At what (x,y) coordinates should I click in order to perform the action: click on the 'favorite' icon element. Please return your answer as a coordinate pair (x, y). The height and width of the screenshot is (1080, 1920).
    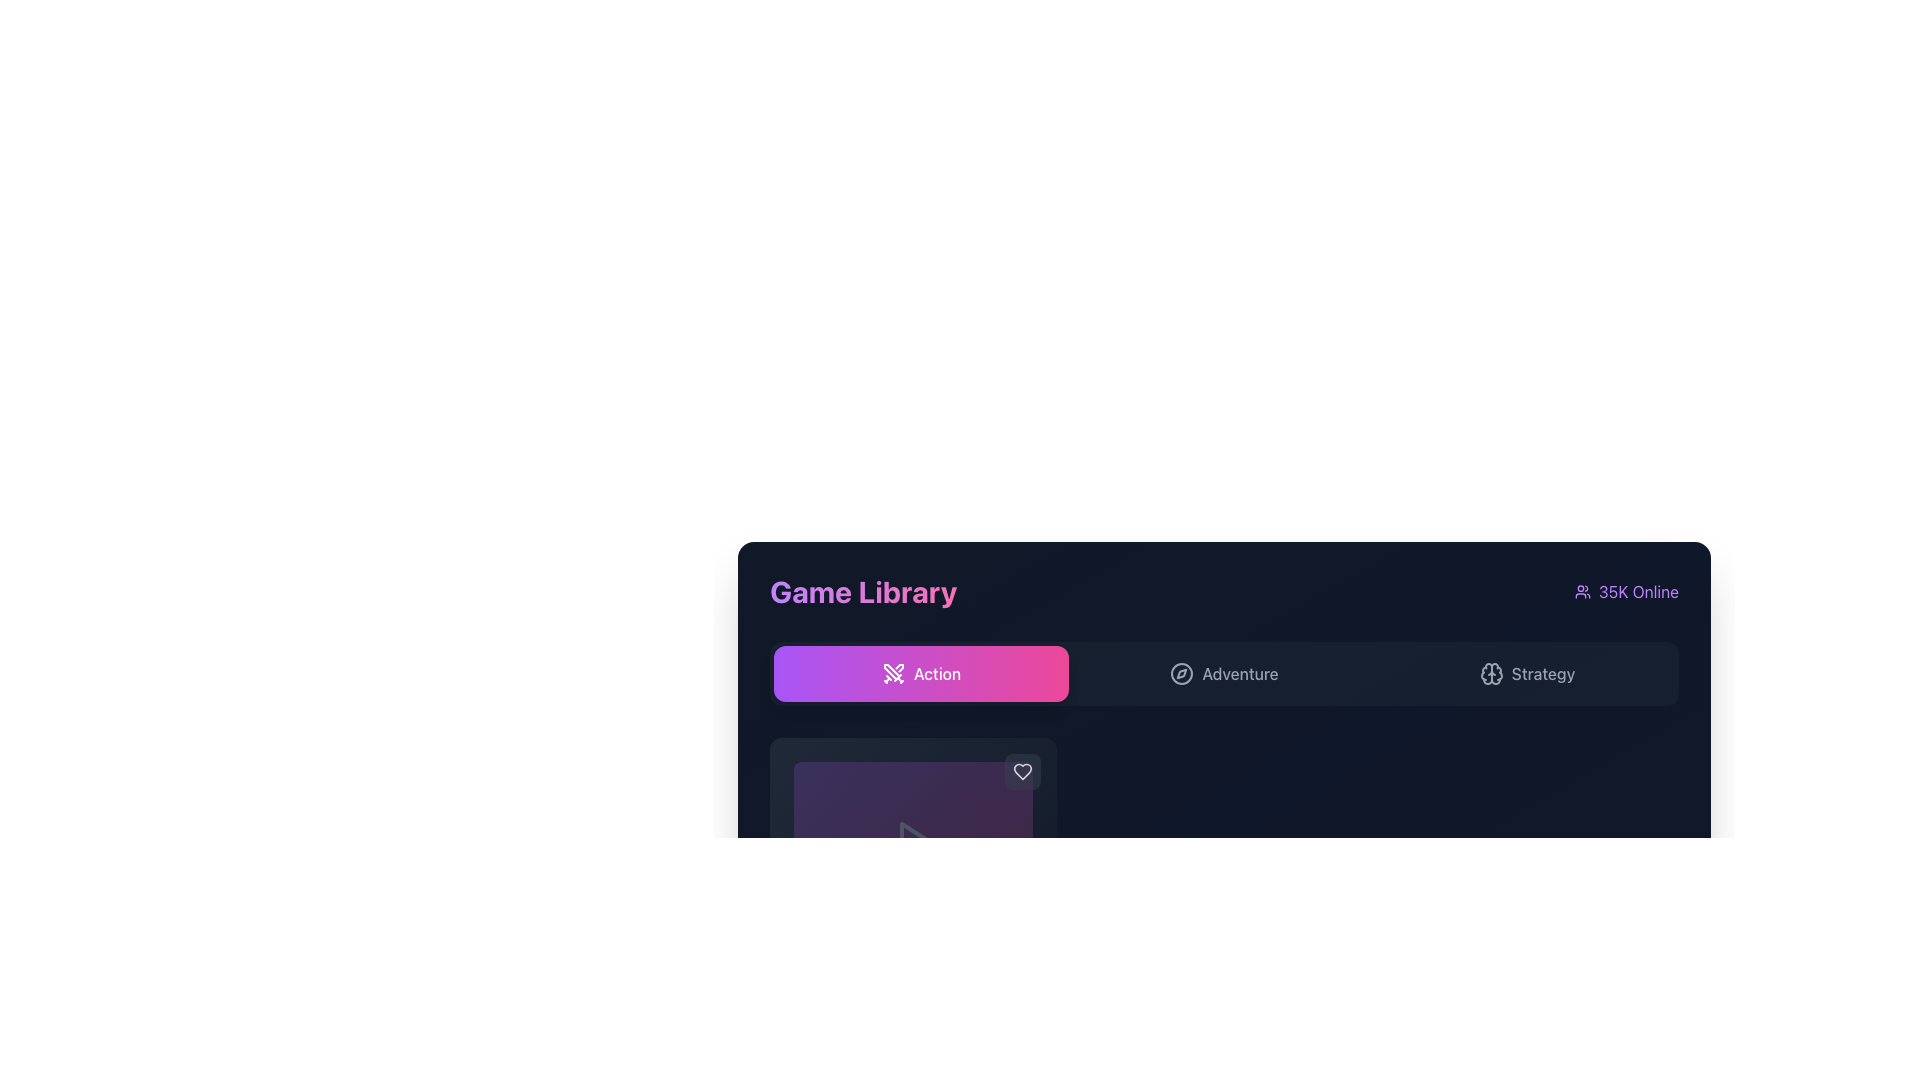
    Looking at the image, I should click on (1022, 770).